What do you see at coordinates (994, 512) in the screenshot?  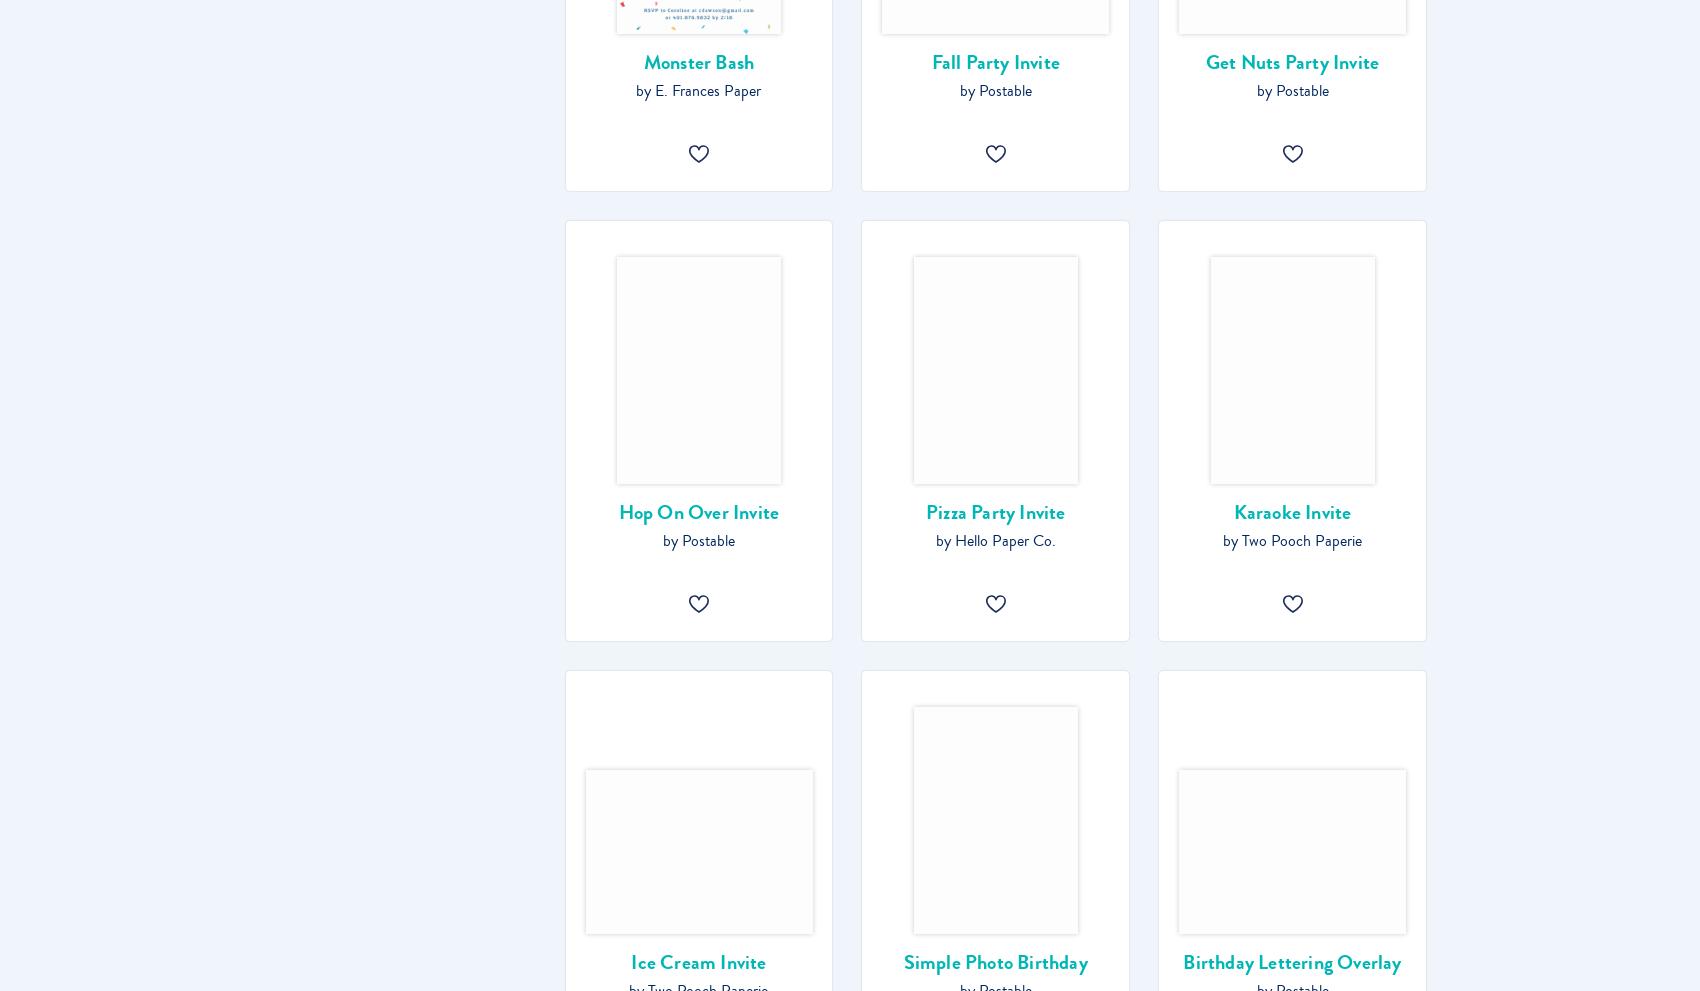 I see `'Pizza Party Invite'` at bounding box center [994, 512].